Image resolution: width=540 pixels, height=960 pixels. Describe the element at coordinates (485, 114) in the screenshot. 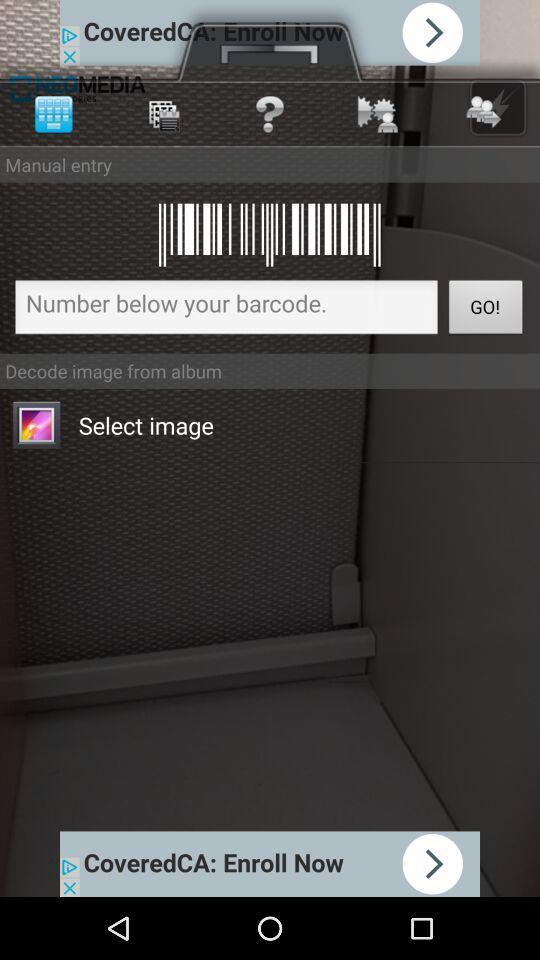

I see `the first button at top right corner of the page` at that location.